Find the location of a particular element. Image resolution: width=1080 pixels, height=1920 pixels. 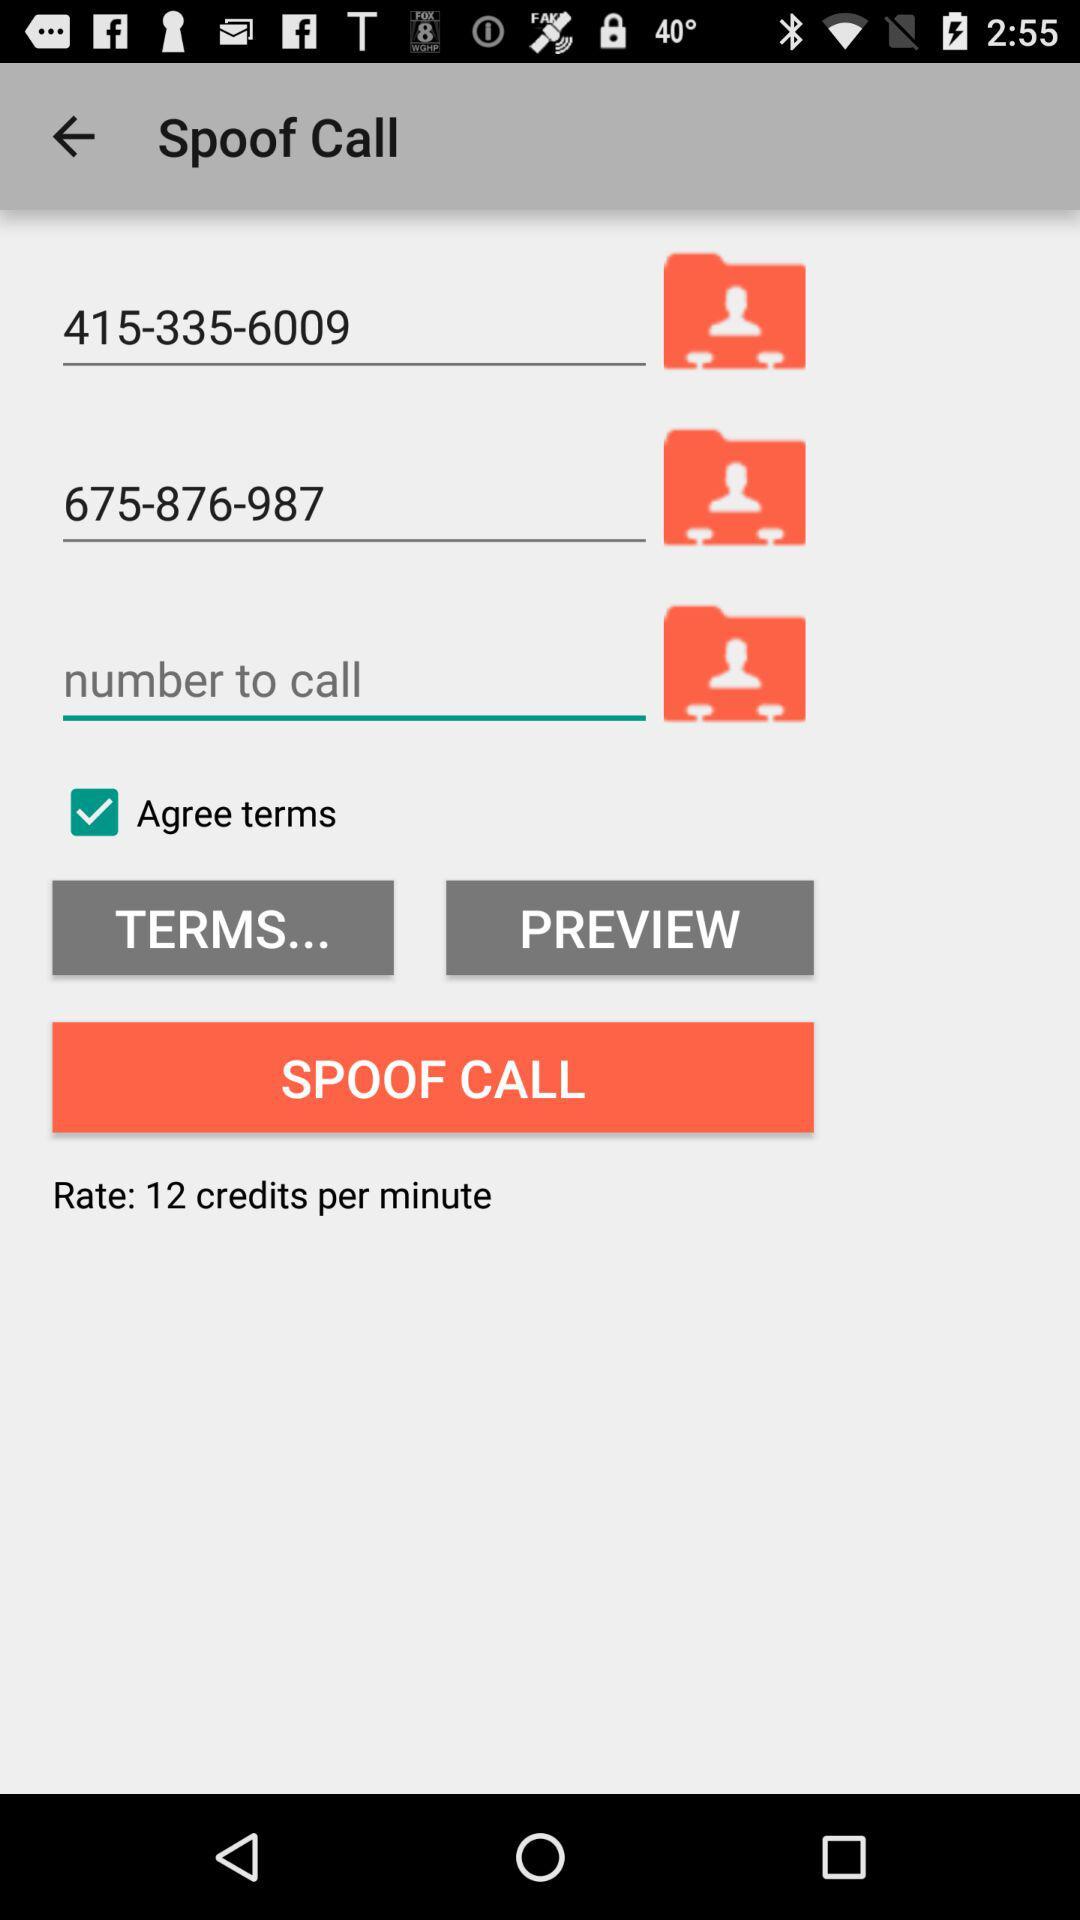

agree terms is located at coordinates (194, 812).